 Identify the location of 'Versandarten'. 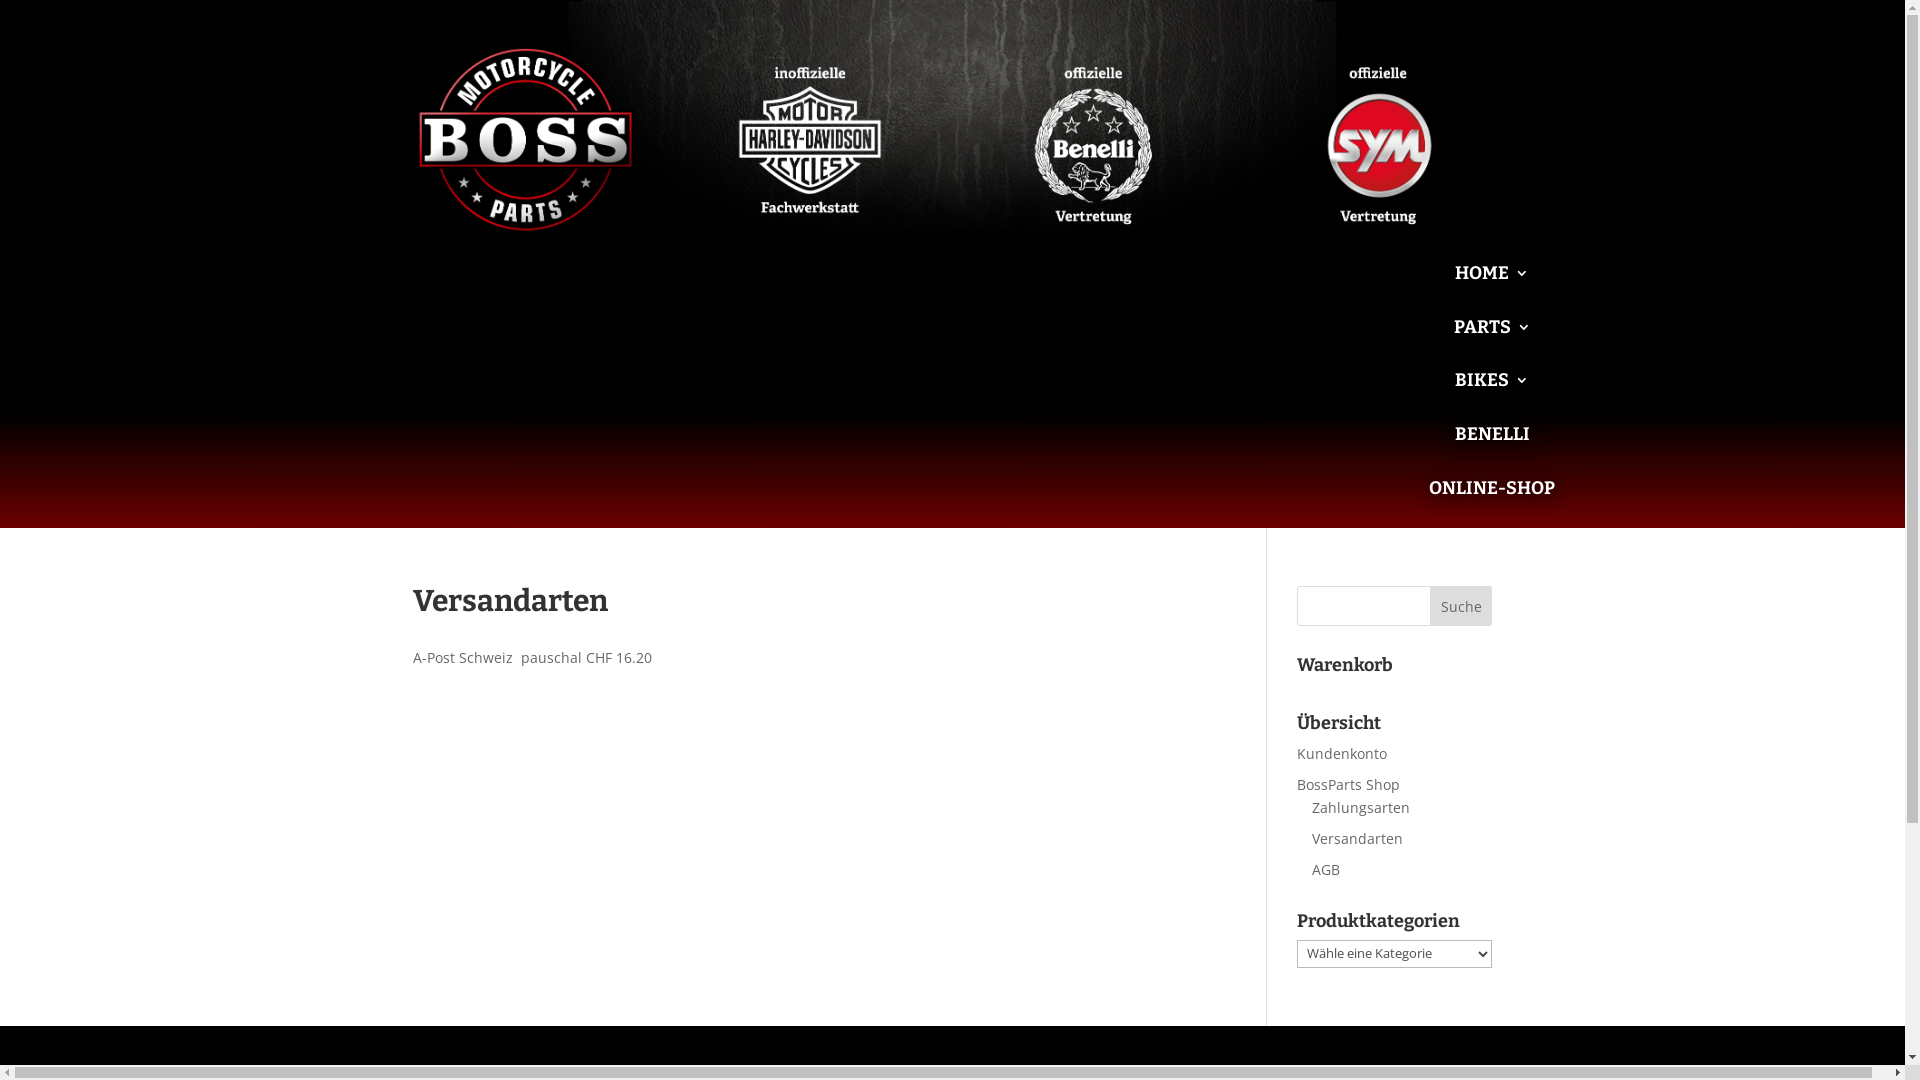
(1311, 838).